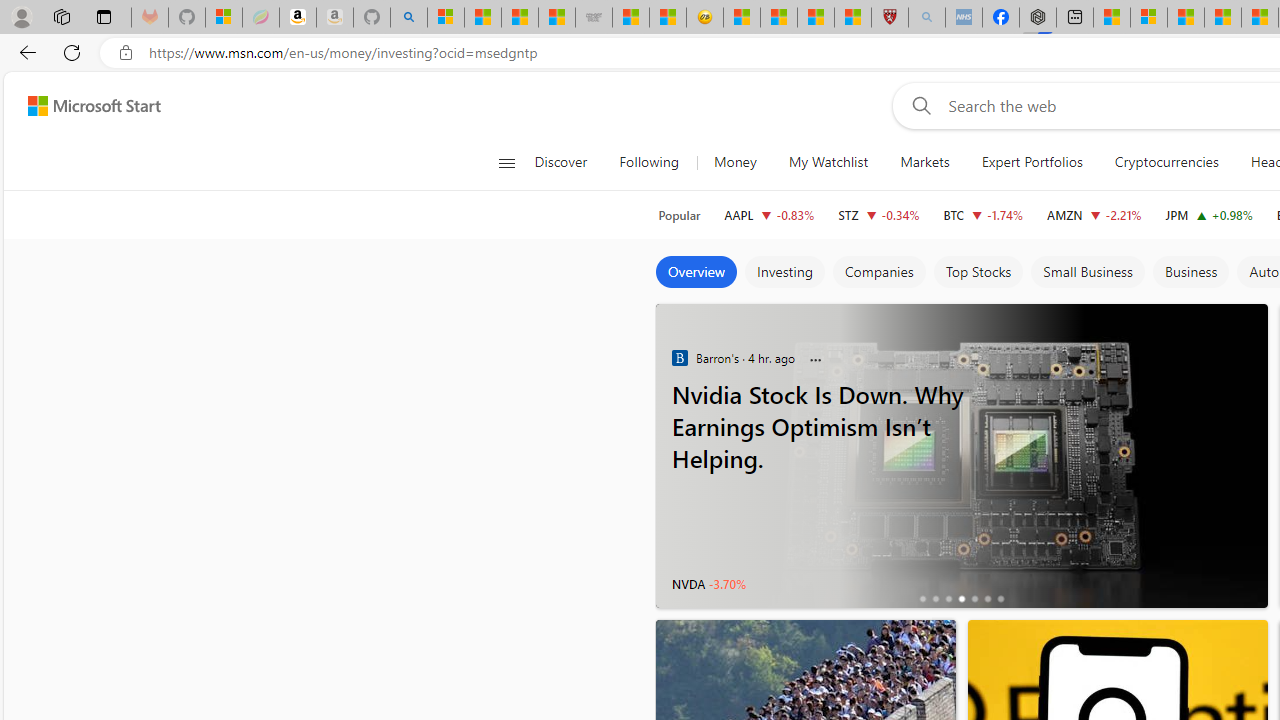  Describe the element at coordinates (925, 17) in the screenshot. I see `'list of asthma inhalers uk - Search - Sleeping'` at that location.